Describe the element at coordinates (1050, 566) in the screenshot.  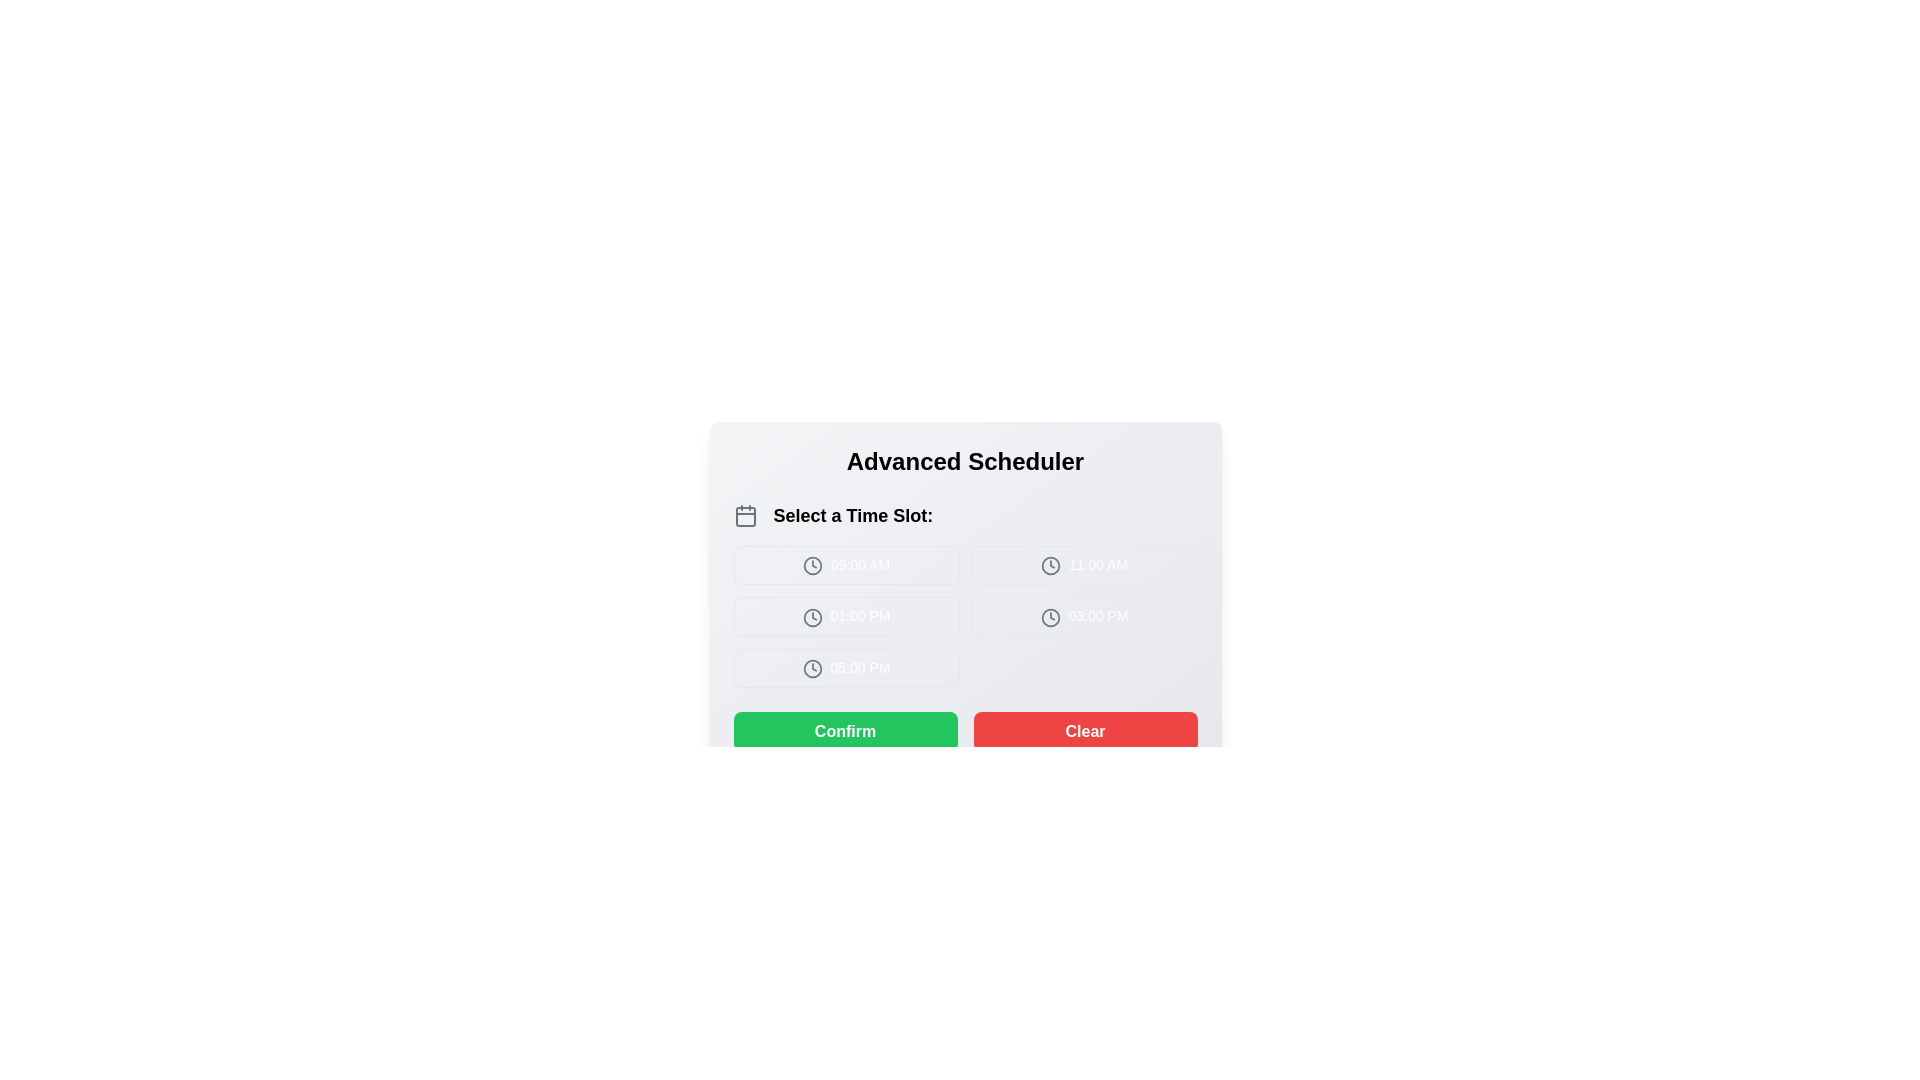
I see `the clock icon associated with the '11:00 AM' time slot button, which is the second item in the top row of the time slot selection area` at that location.